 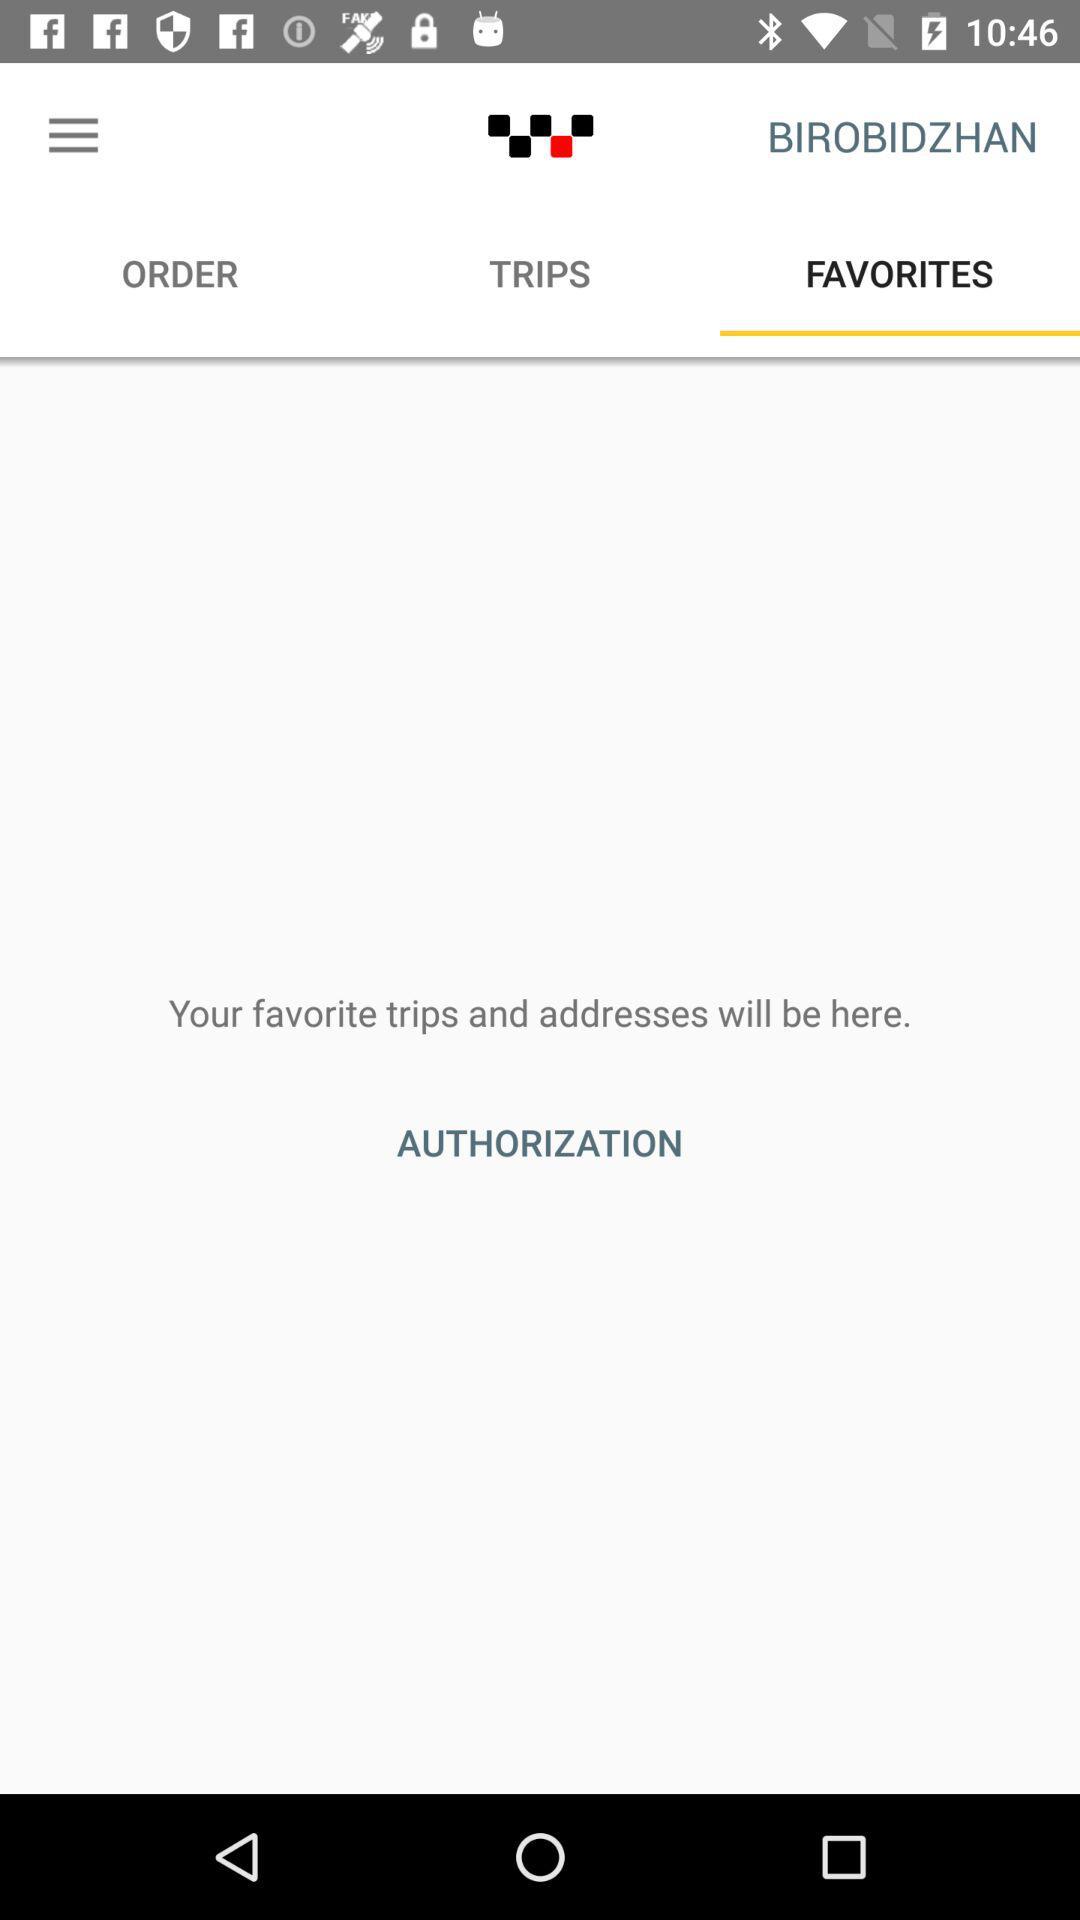 I want to click on birobidzhan item, so click(x=902, y=135).